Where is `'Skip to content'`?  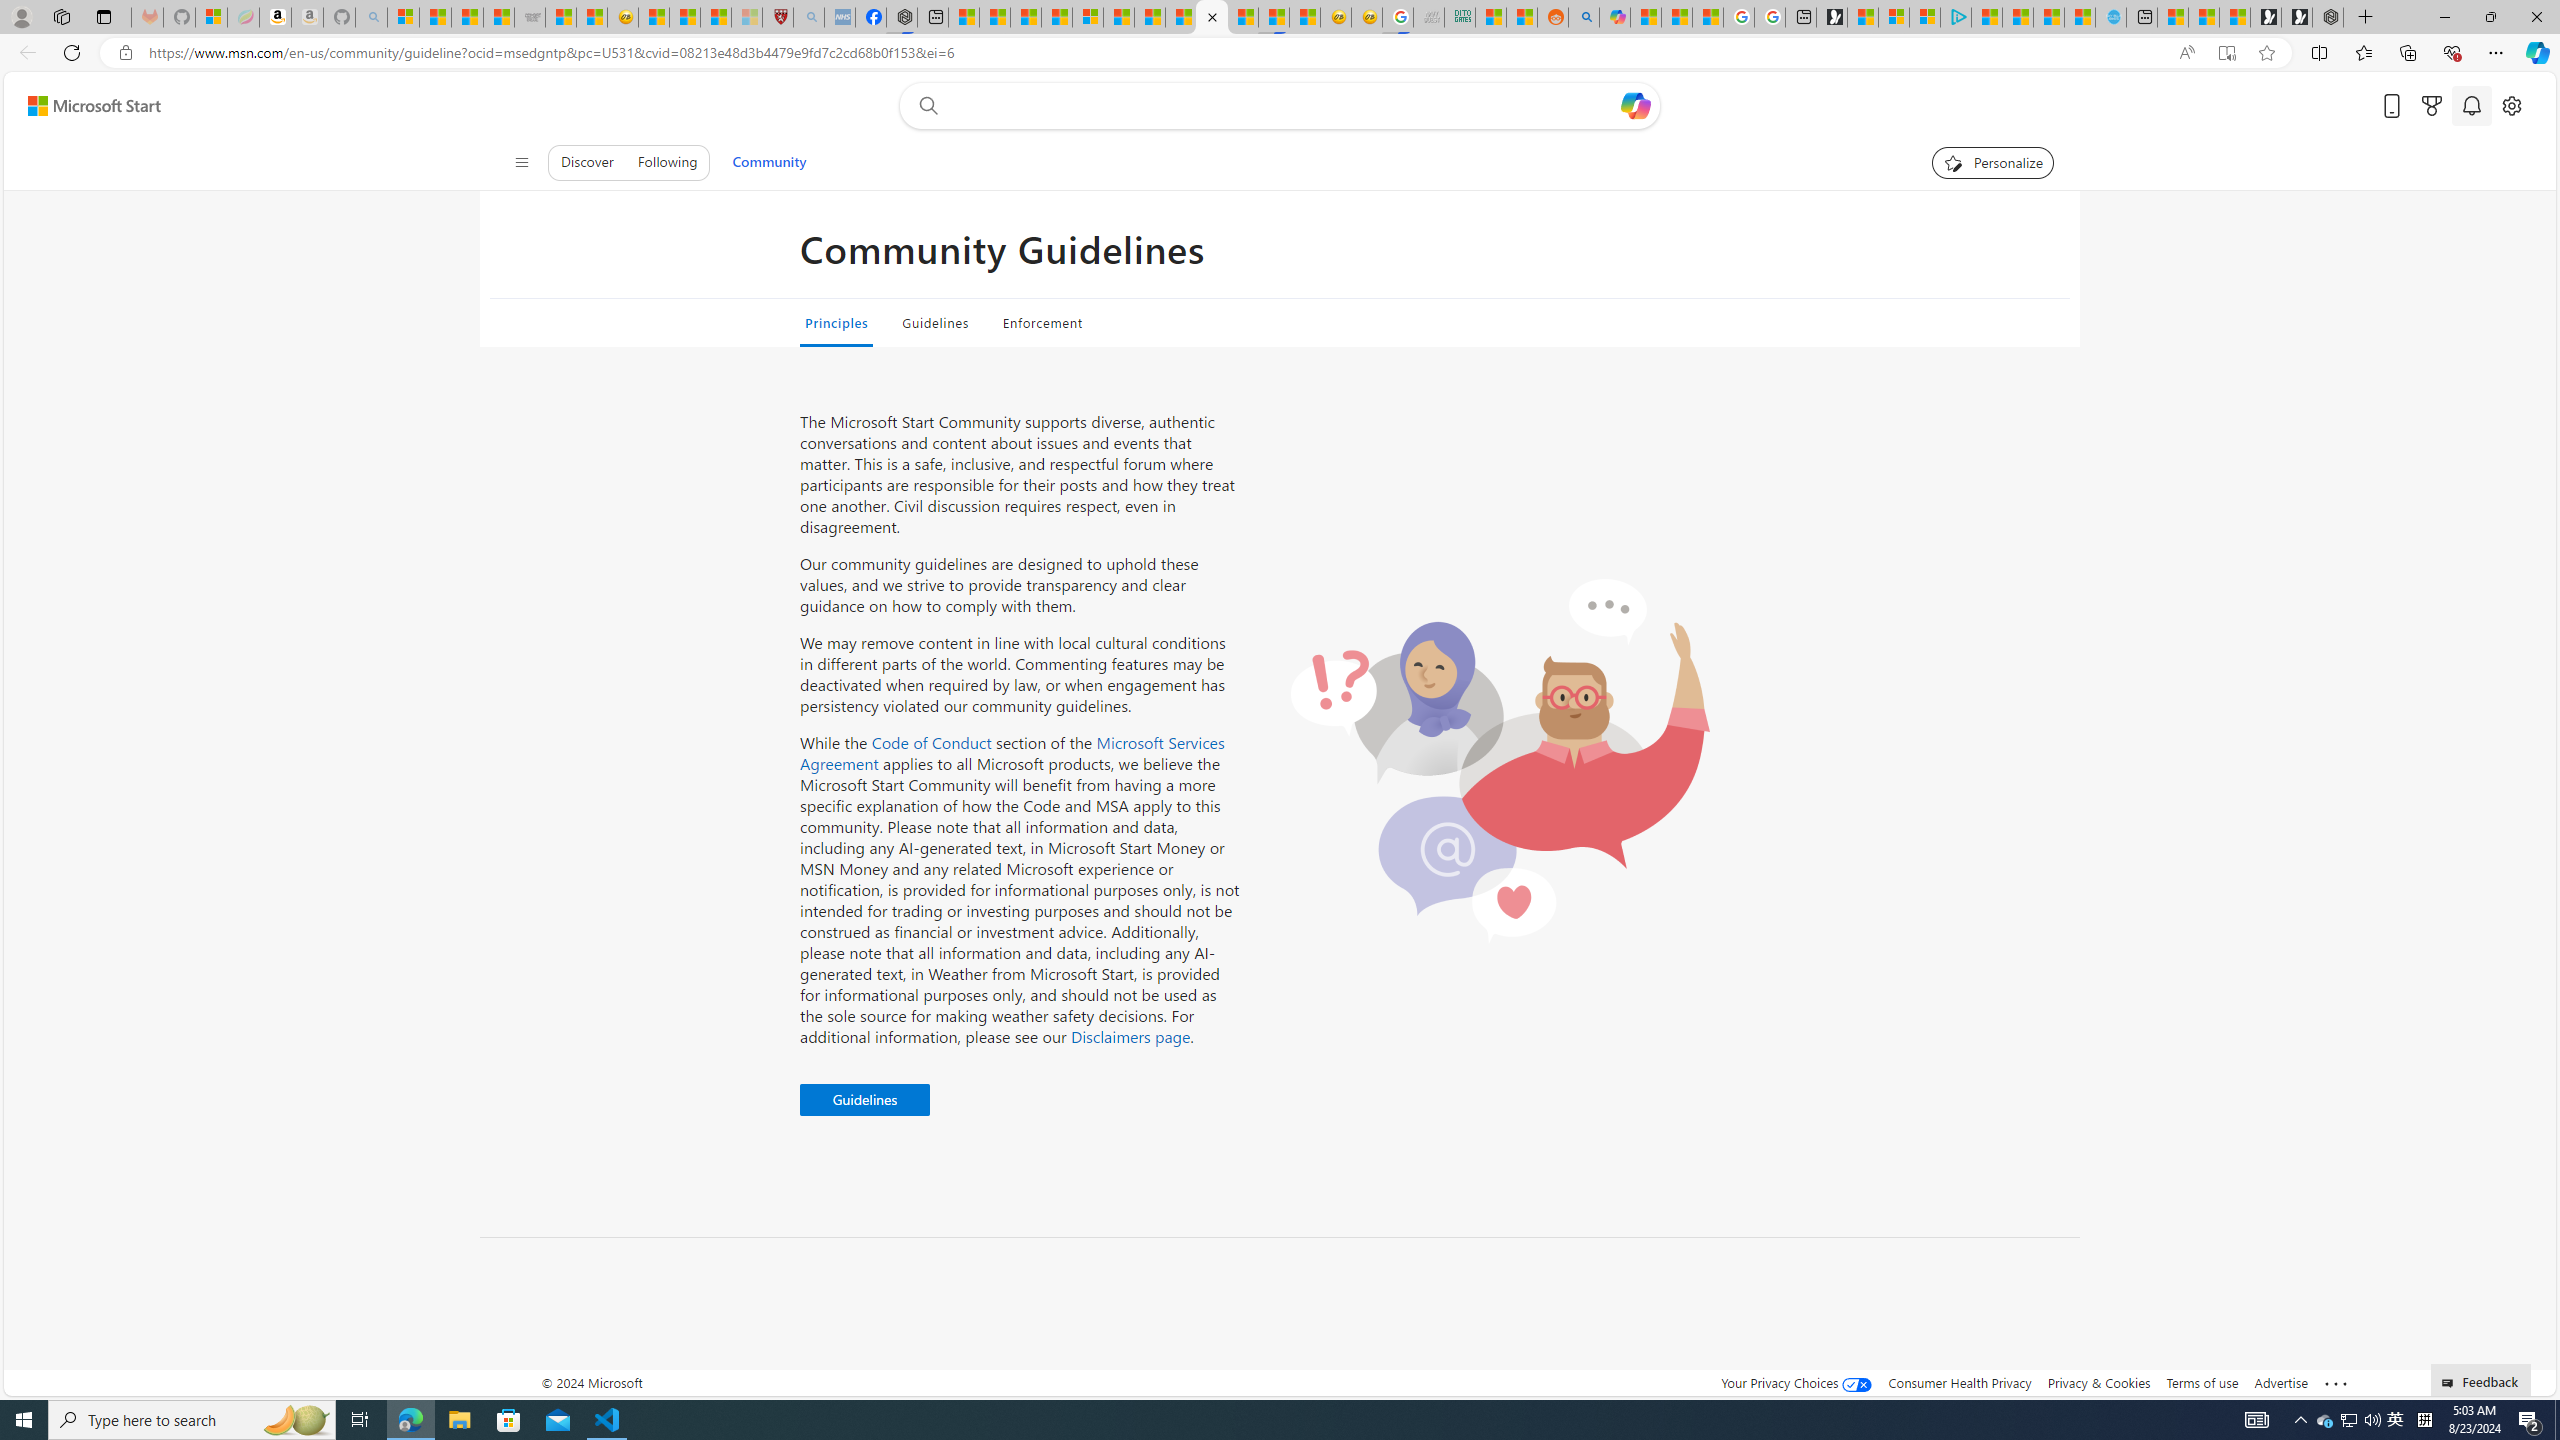 'Skip to content' is located at coordinates (86, 104).